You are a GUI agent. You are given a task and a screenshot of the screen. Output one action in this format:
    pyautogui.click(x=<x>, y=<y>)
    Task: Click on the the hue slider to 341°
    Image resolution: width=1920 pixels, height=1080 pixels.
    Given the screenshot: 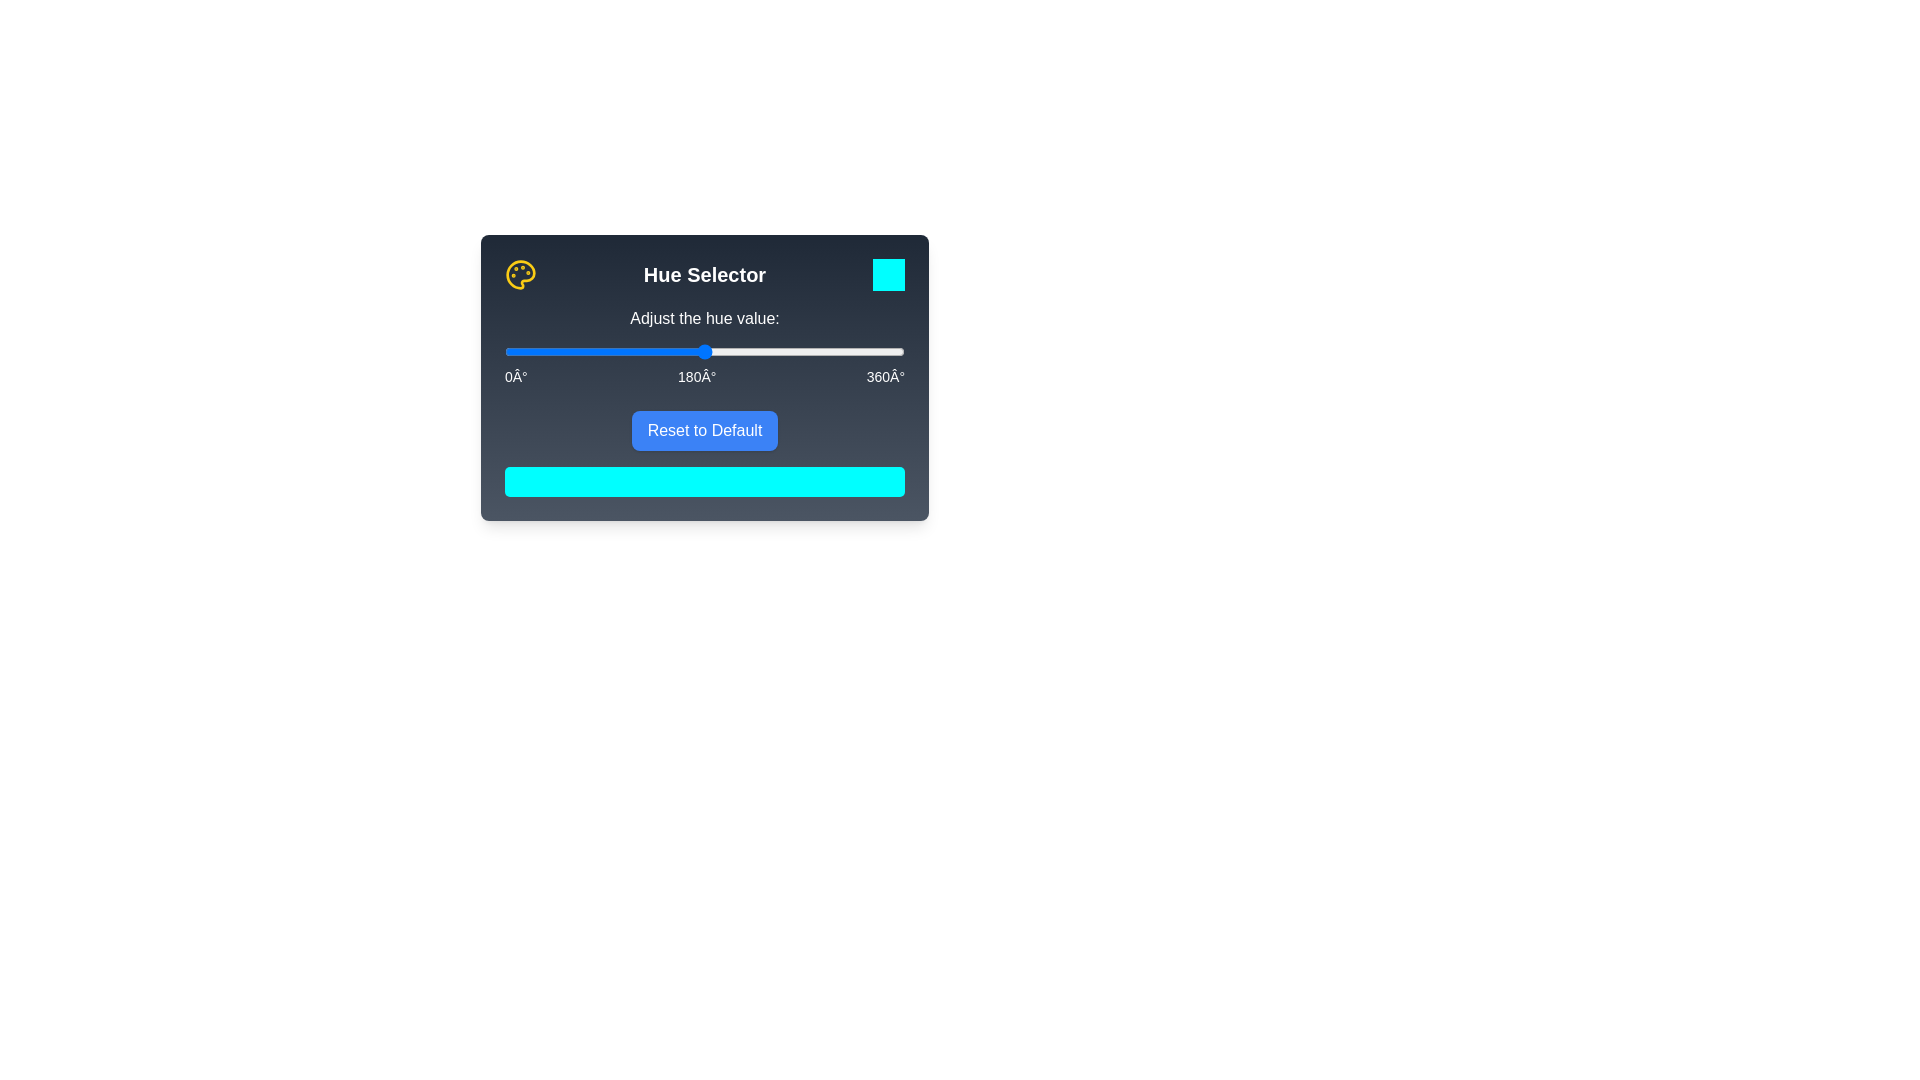 What is the action you would take?
    pyautogui.click(x=882, y=350)
    